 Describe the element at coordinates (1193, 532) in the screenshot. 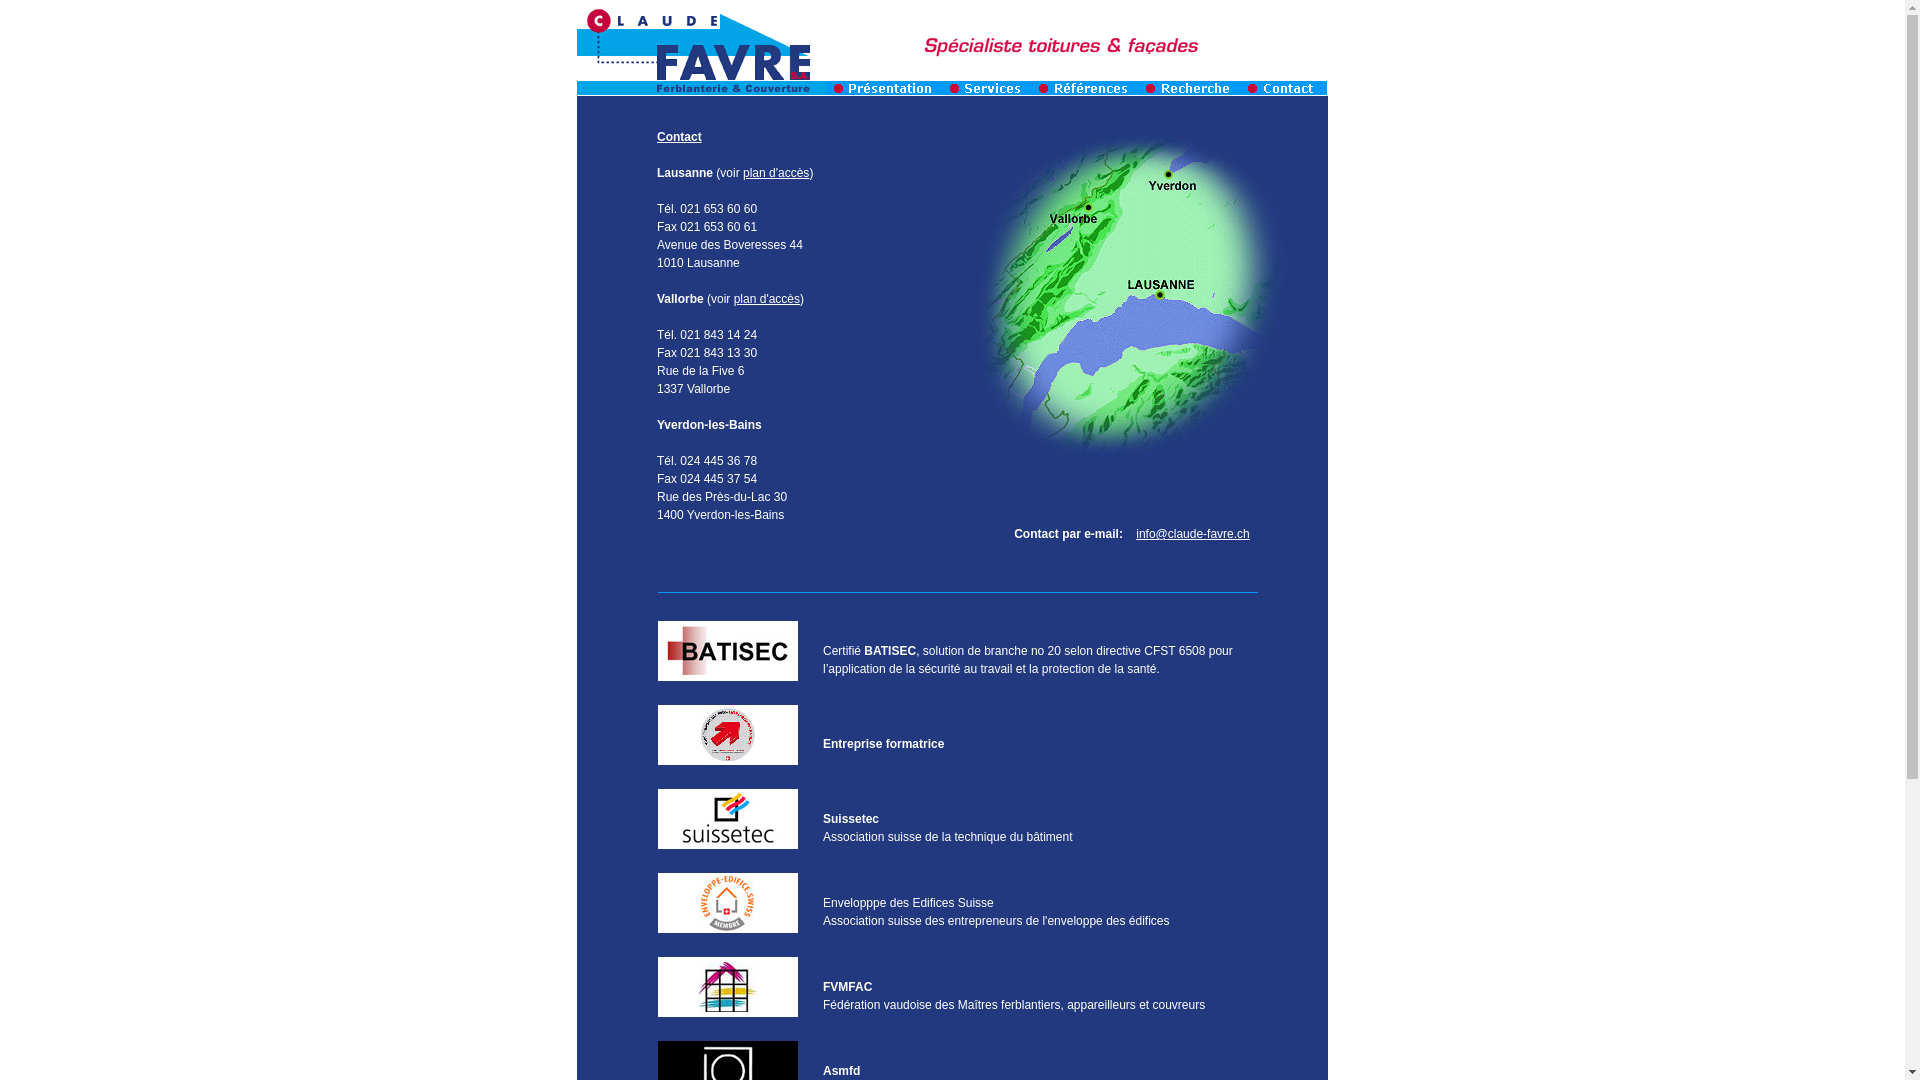

I see `'info@claude-favre.ch'` at that location.